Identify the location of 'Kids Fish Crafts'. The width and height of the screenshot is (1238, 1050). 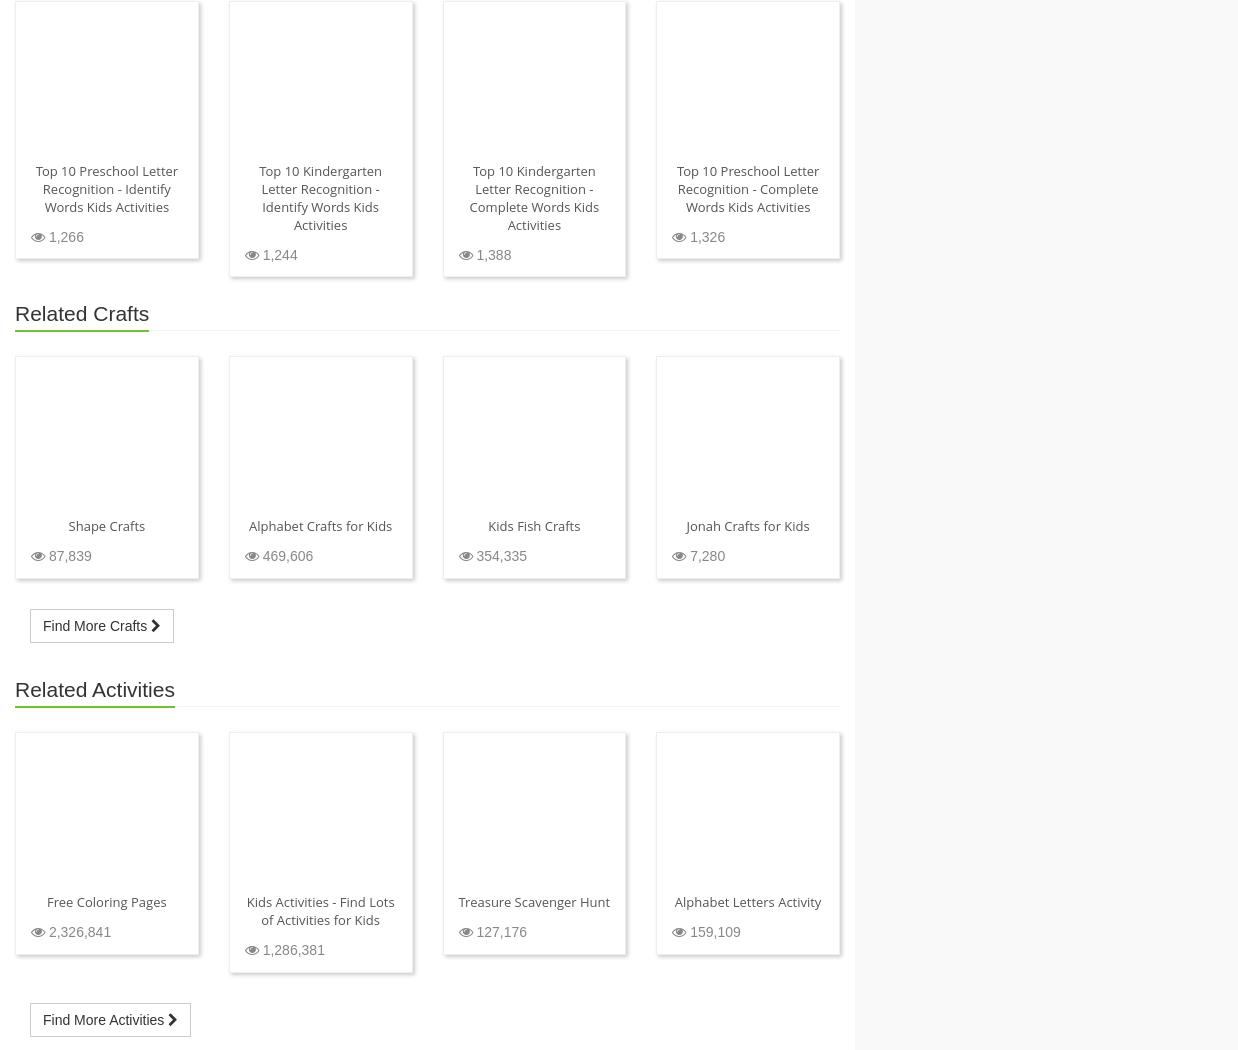
(533, 526).